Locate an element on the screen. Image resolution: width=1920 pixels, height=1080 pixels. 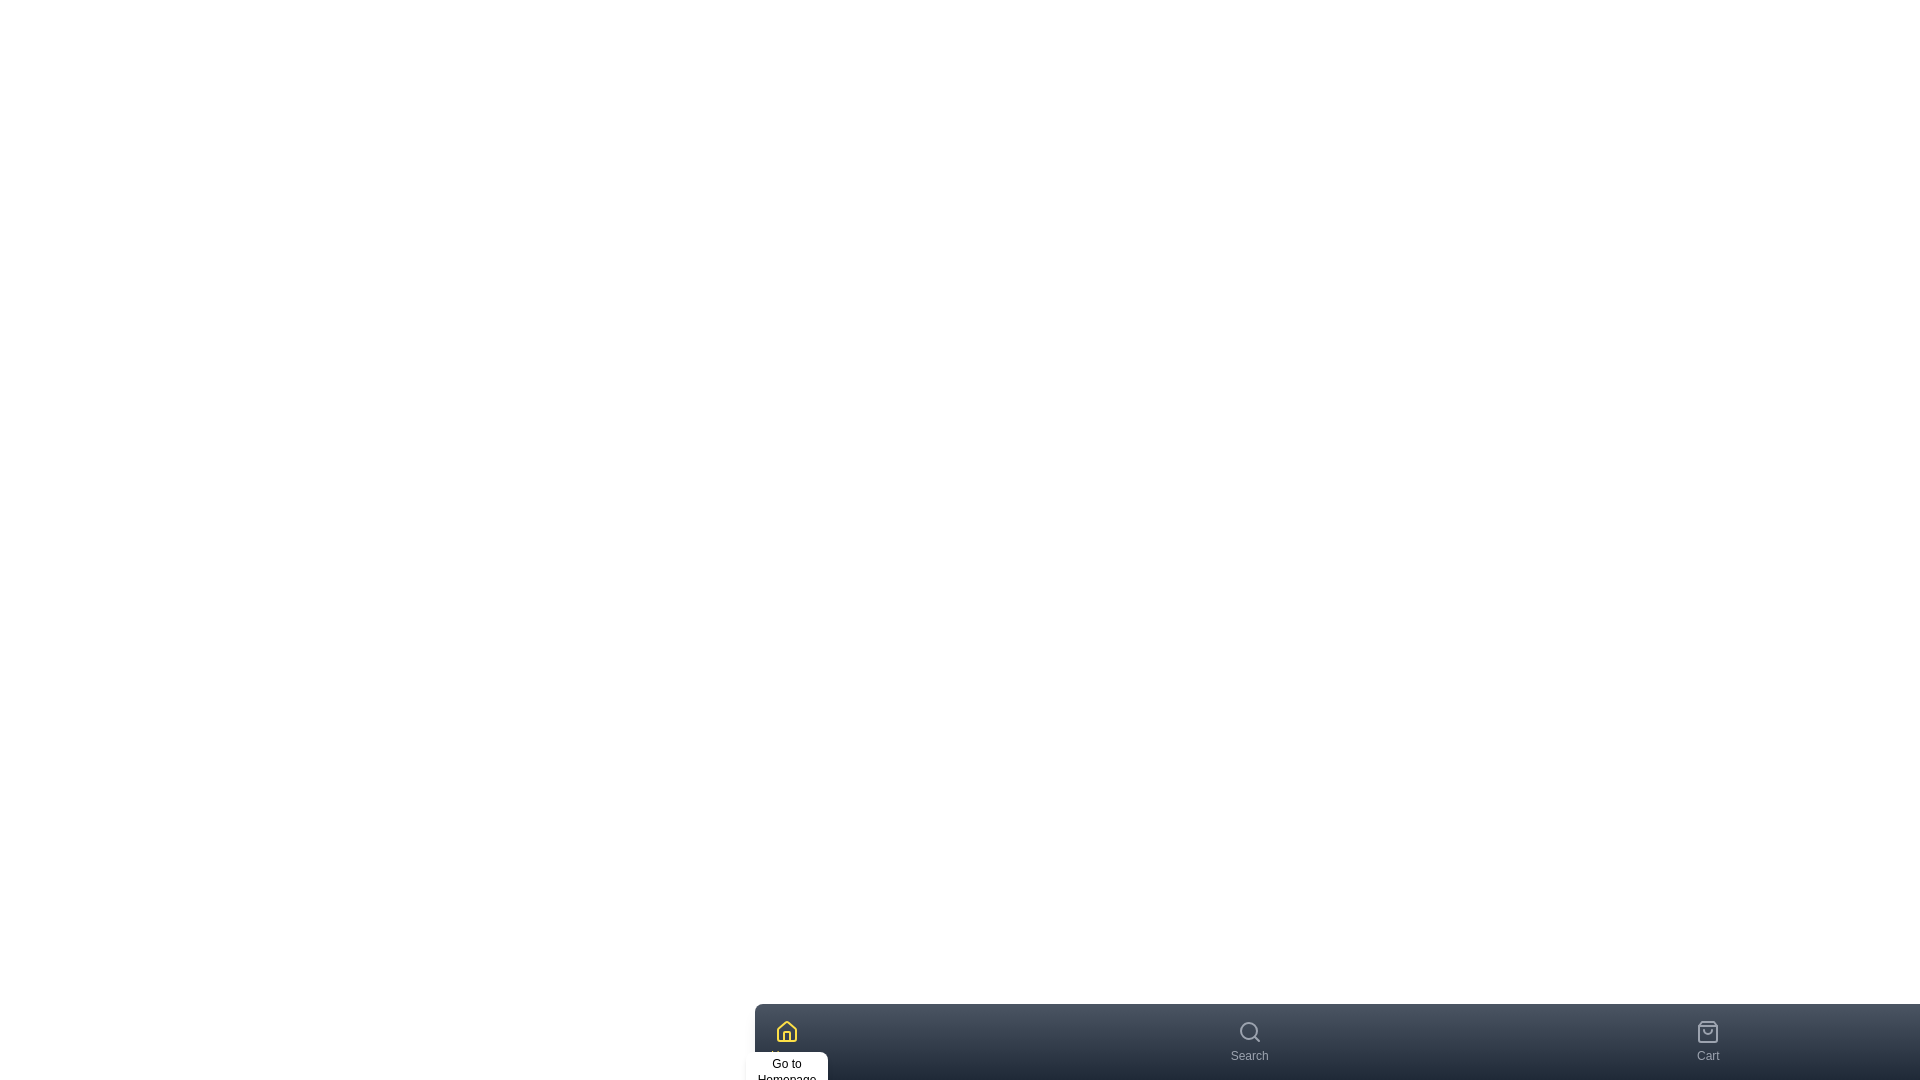
the tab corresponding to Search is located at coordinates (1247, 1040).